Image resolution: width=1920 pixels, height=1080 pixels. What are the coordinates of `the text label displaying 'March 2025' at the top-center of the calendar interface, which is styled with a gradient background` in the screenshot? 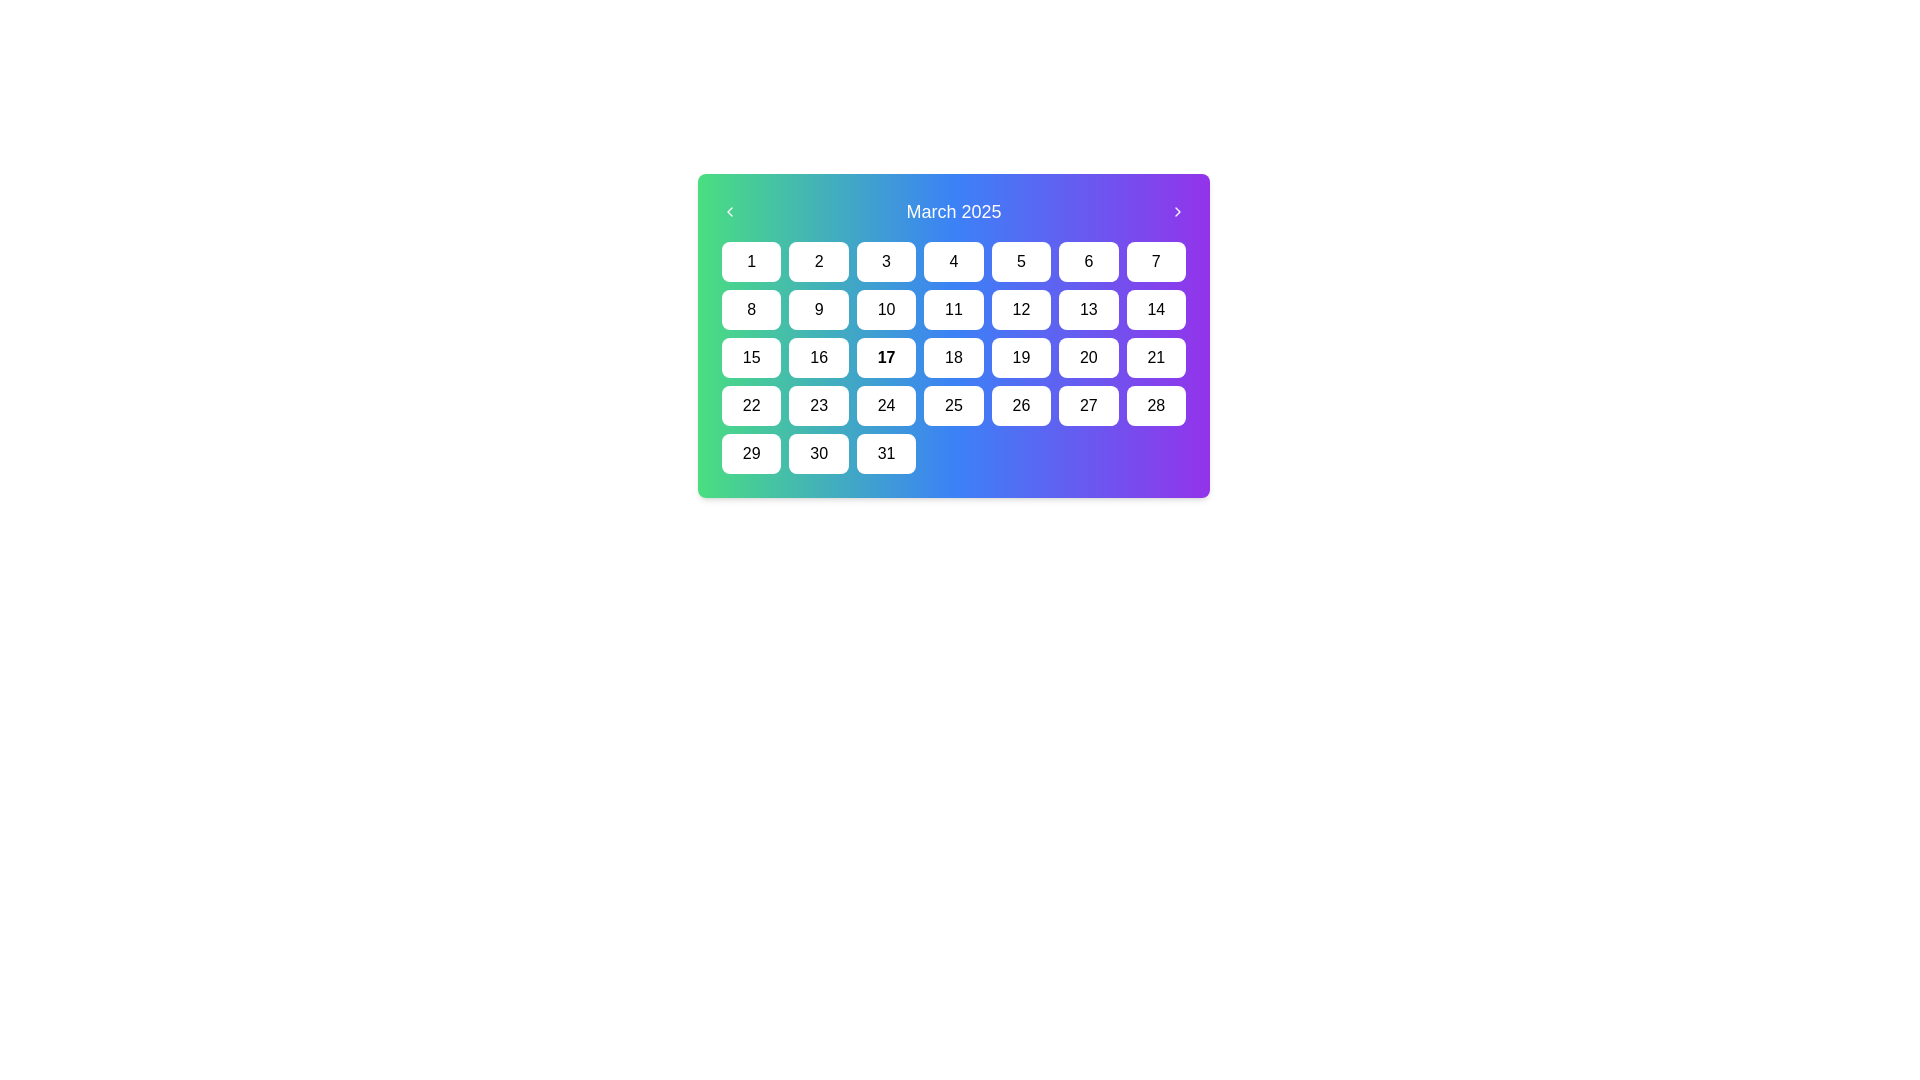 It's located at (953, 212).